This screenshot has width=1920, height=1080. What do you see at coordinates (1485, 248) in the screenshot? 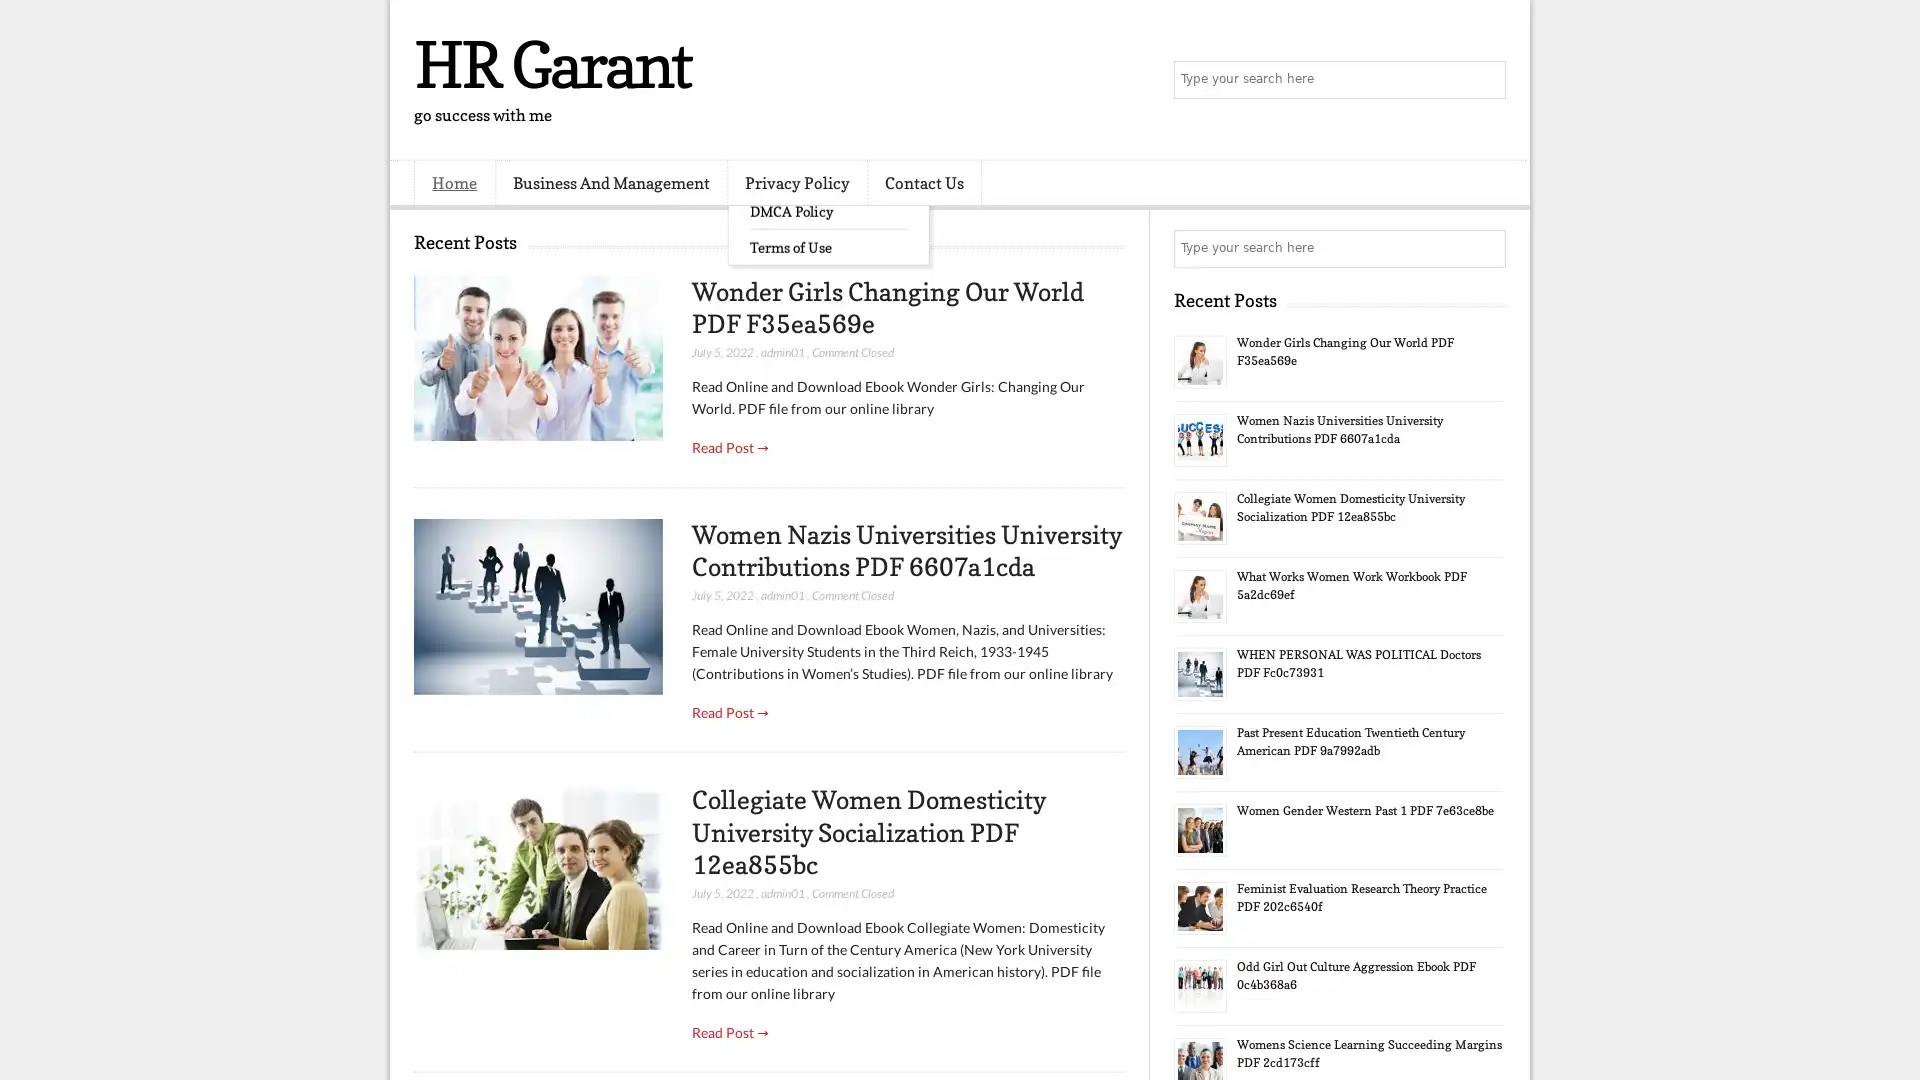
I see `Search` at bounding box center [1485, 248].